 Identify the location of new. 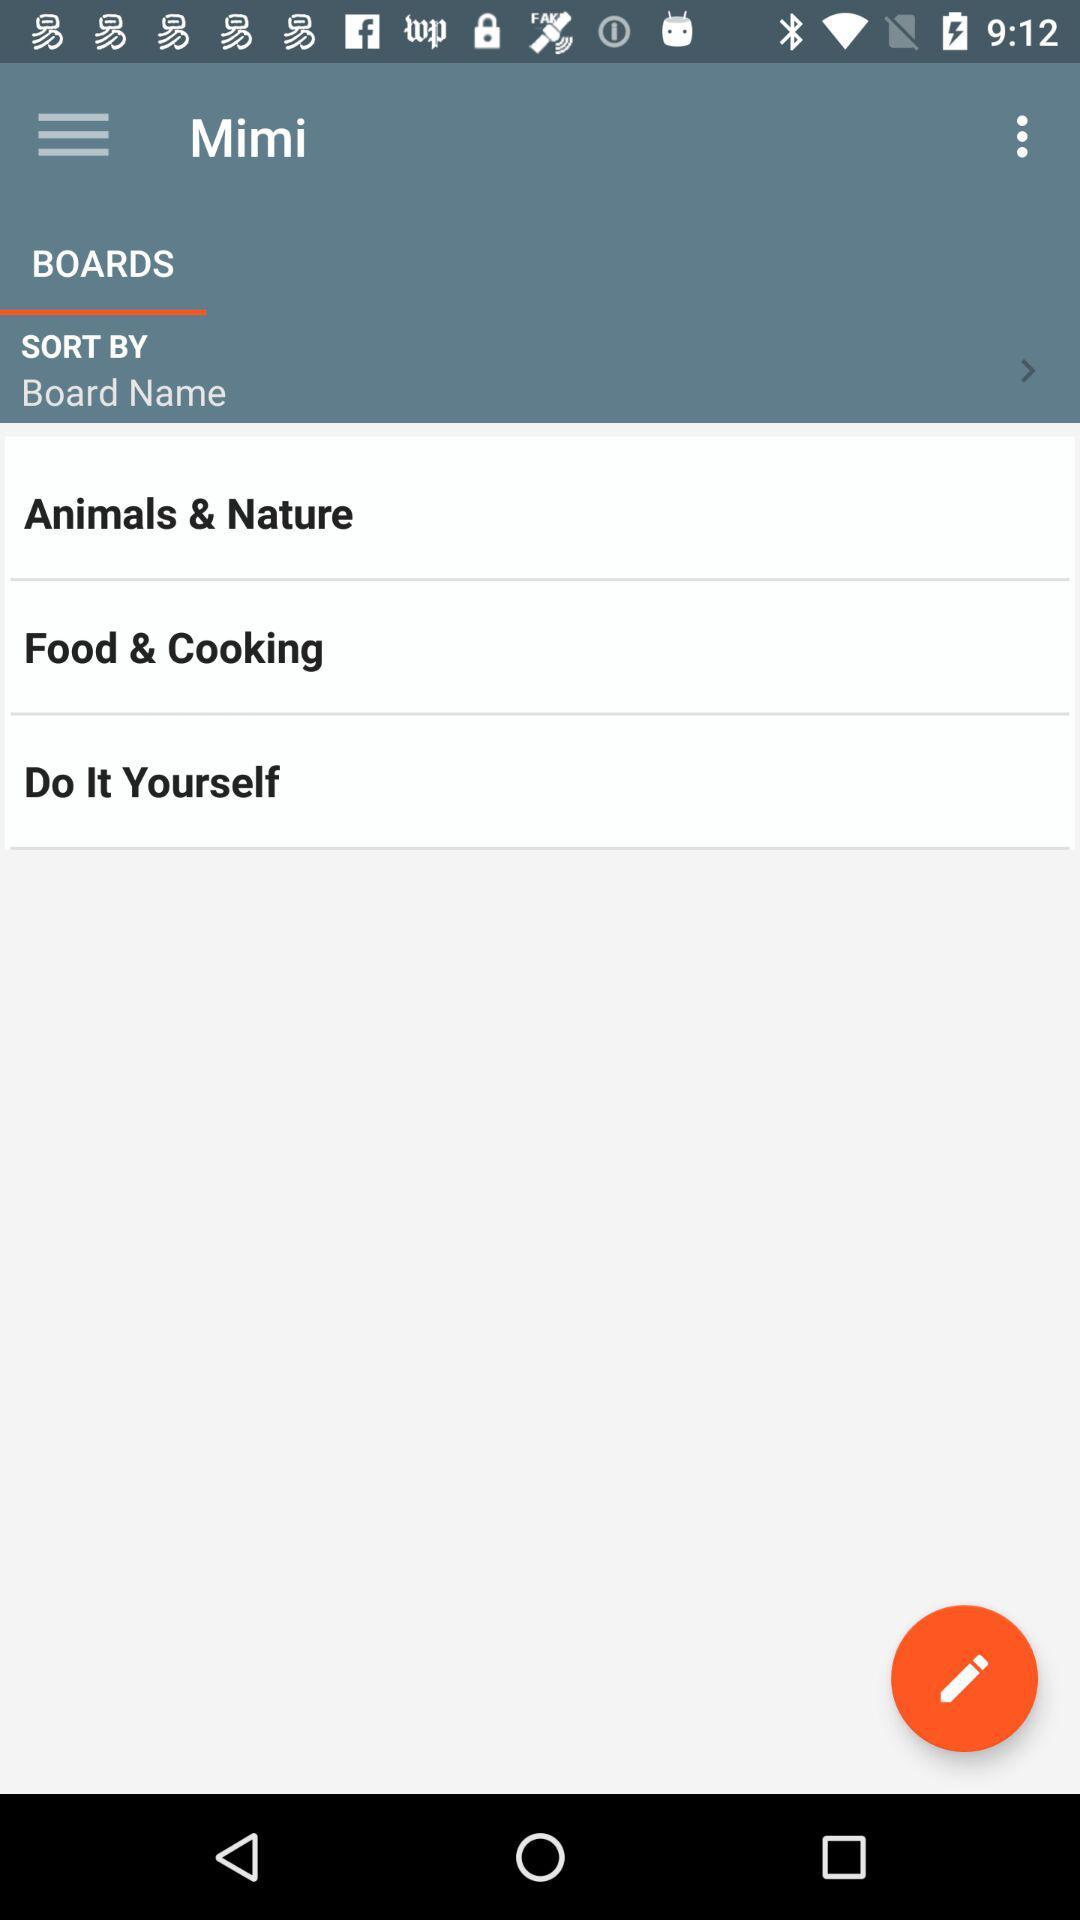
(963, 1678).